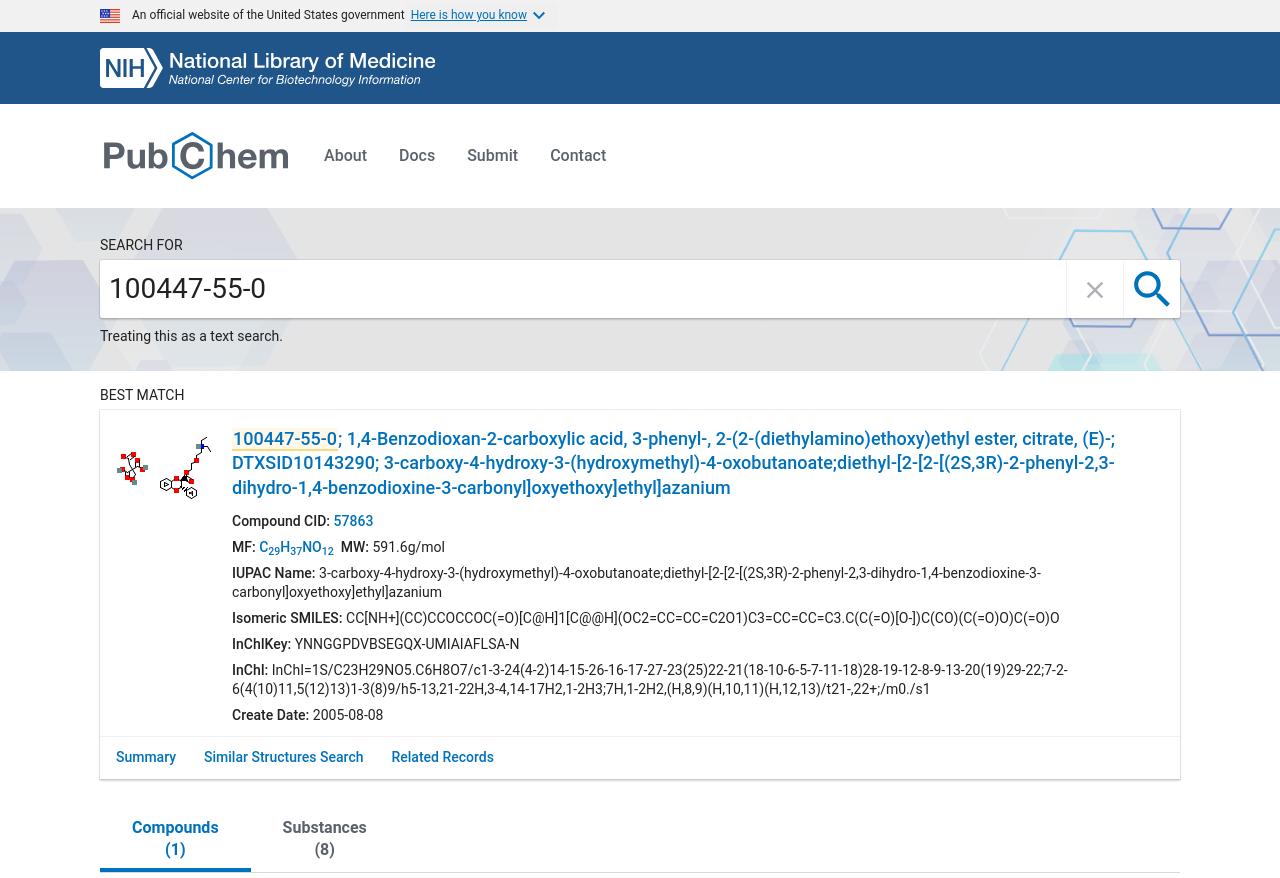  What do you see at coordinates (702, 615) in the screenshot?
I see `'CC[NH+](CC)CCOCCOC(=O)[C@H]1[C@@H](OC2=CC=CC=C2O1)C3=CC=CC=C3.C(C(=O)[O-])C(CO)(C(=O)O)C(=O)O'` at bounding box center [702, 615].